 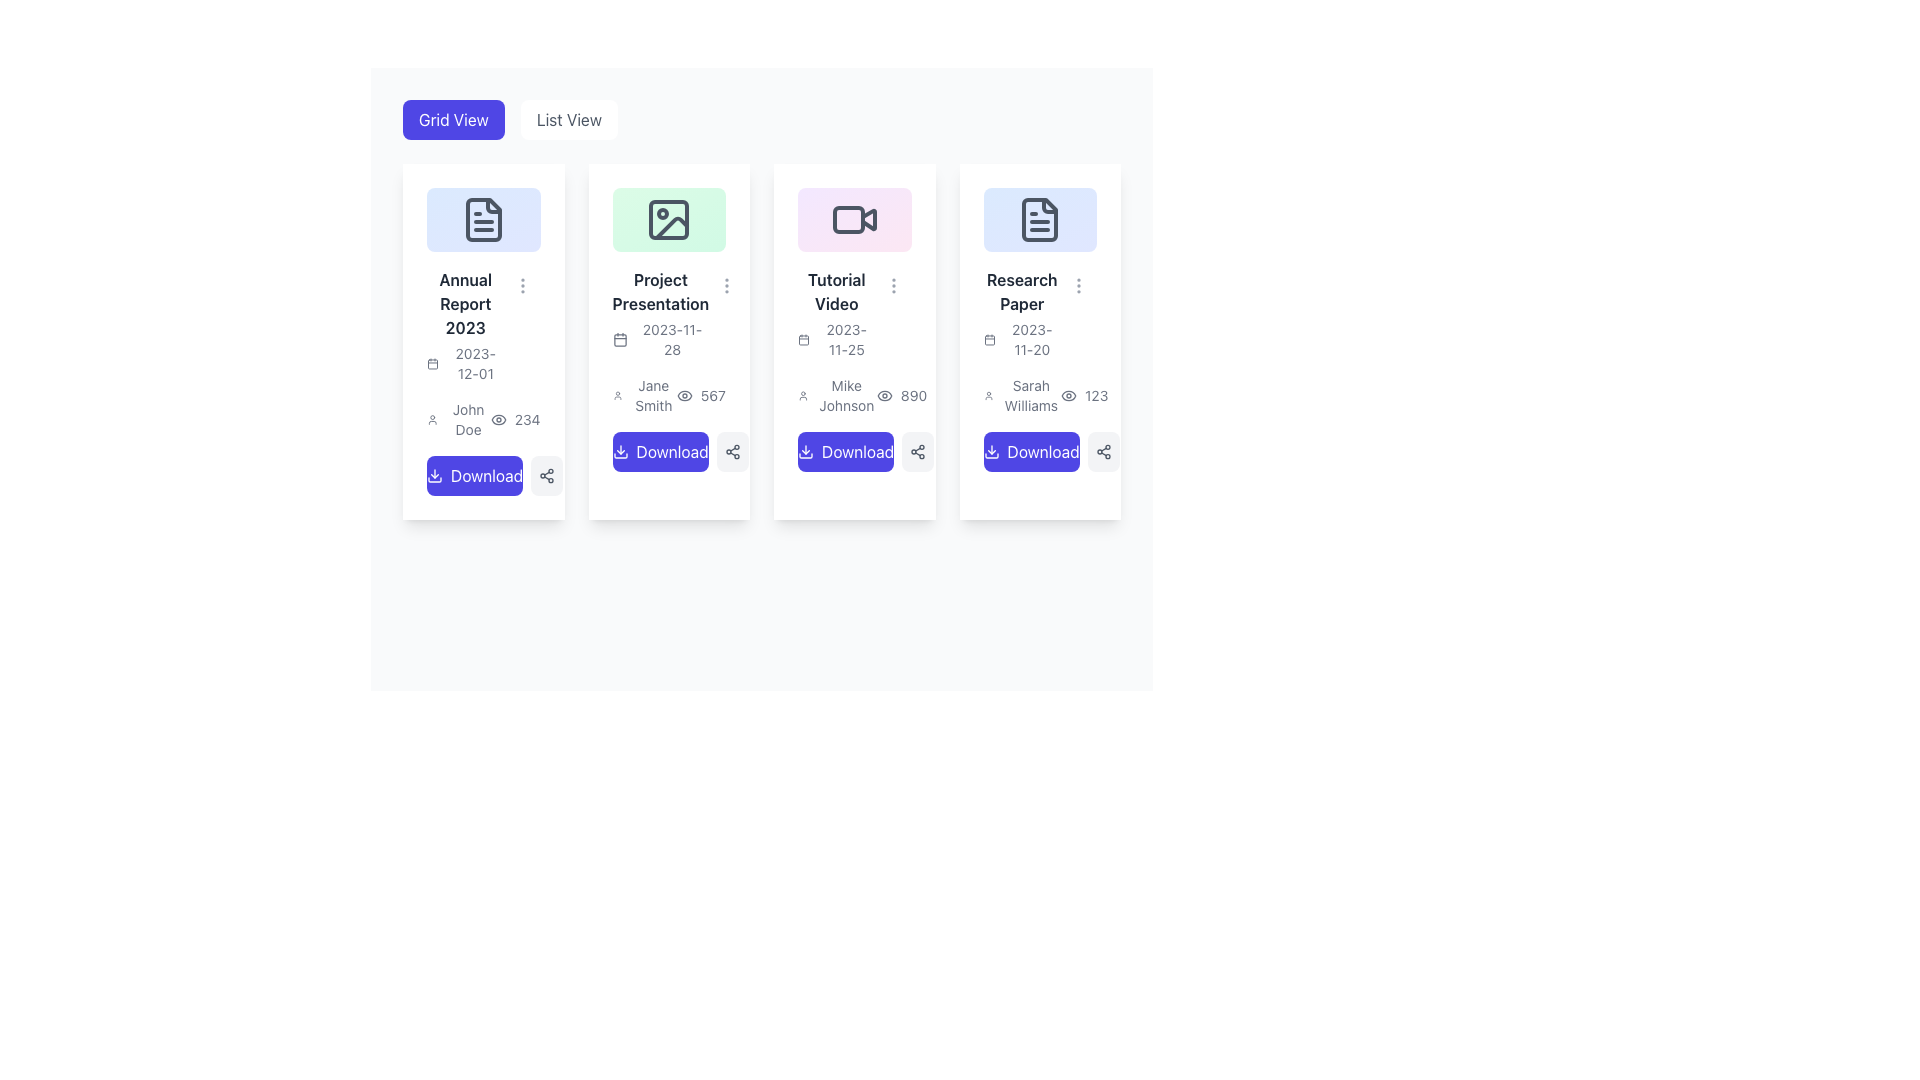 I want to click on the text label indicating the author's name 'Mike Johnson' located in the third card from the left, positioned centrally in the lower portion above the 'Download' button, so click(x=837, y=395).